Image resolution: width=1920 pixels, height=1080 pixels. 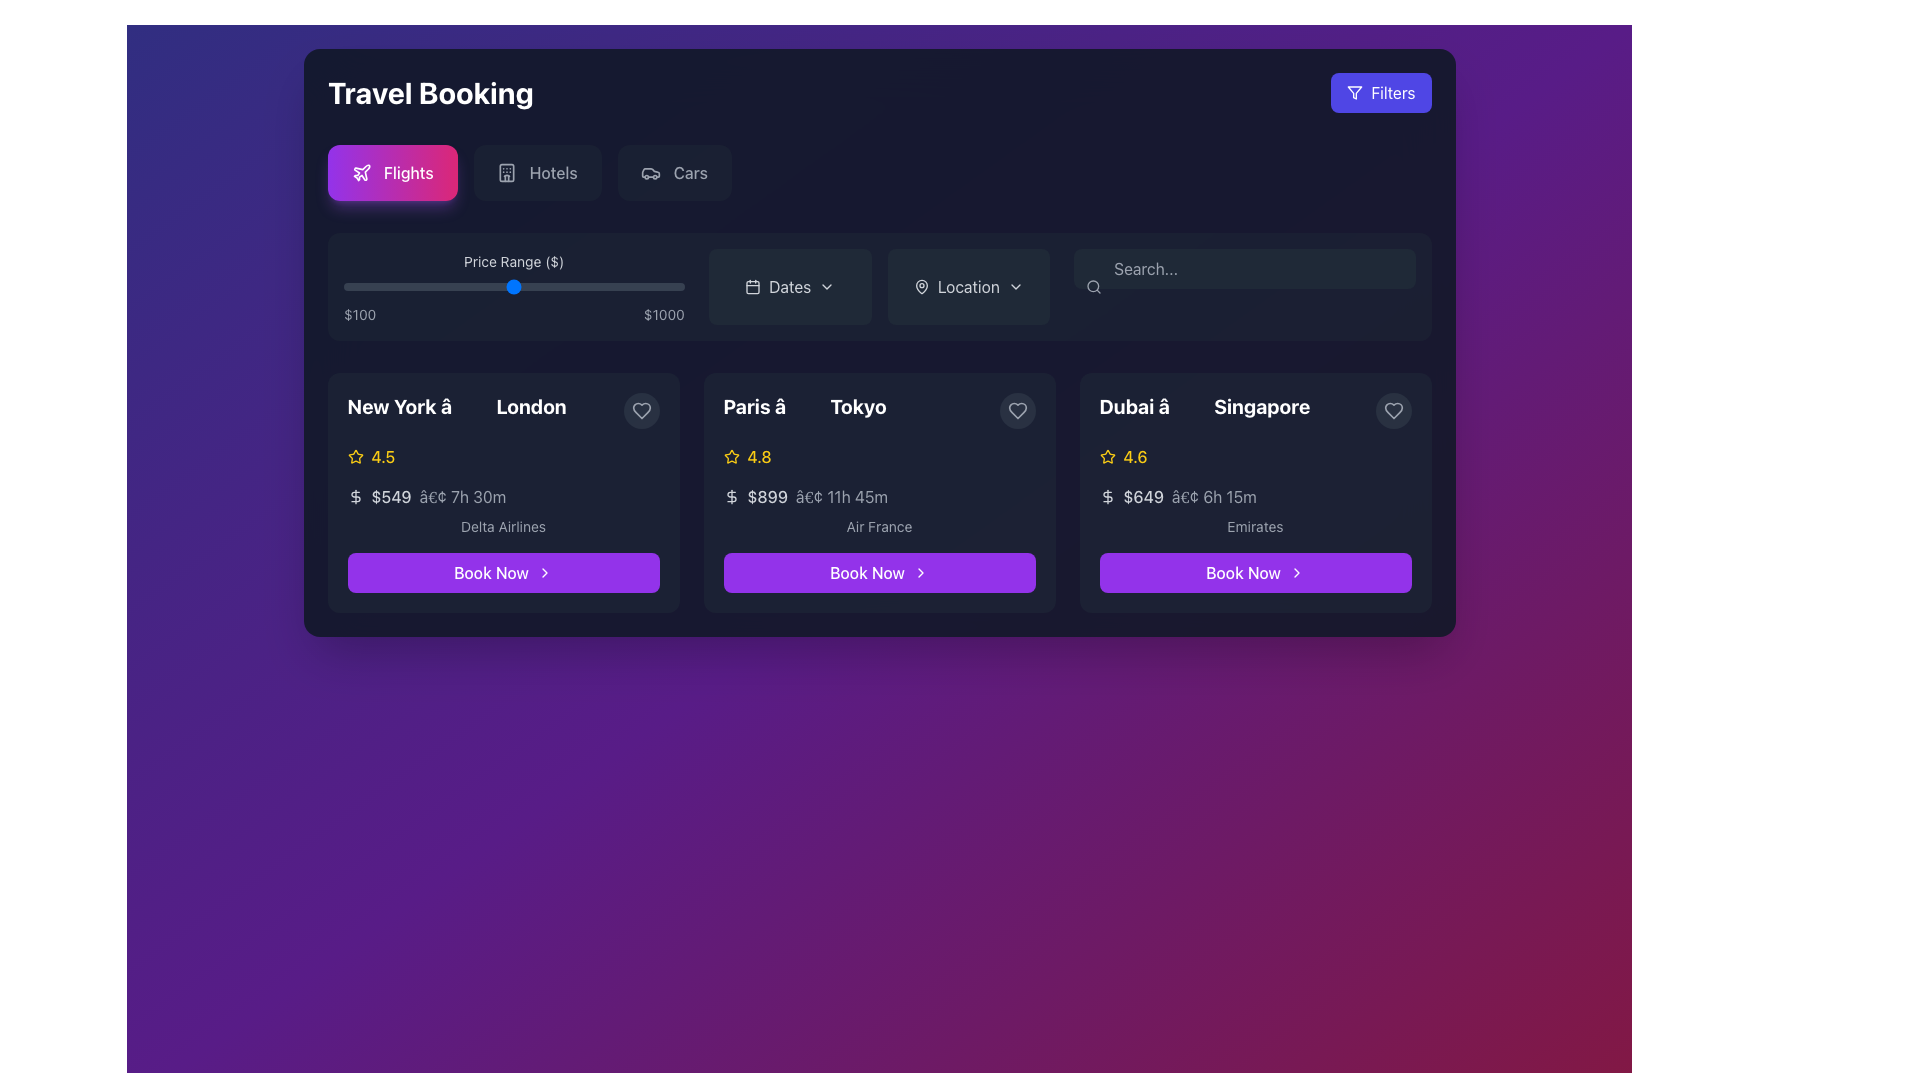 What do you see at coordinates (789, 286) in the screenshot?
I see `the 'Dates' Text Label which serves as a label for the date selection button` at bounding box center [789, 286].